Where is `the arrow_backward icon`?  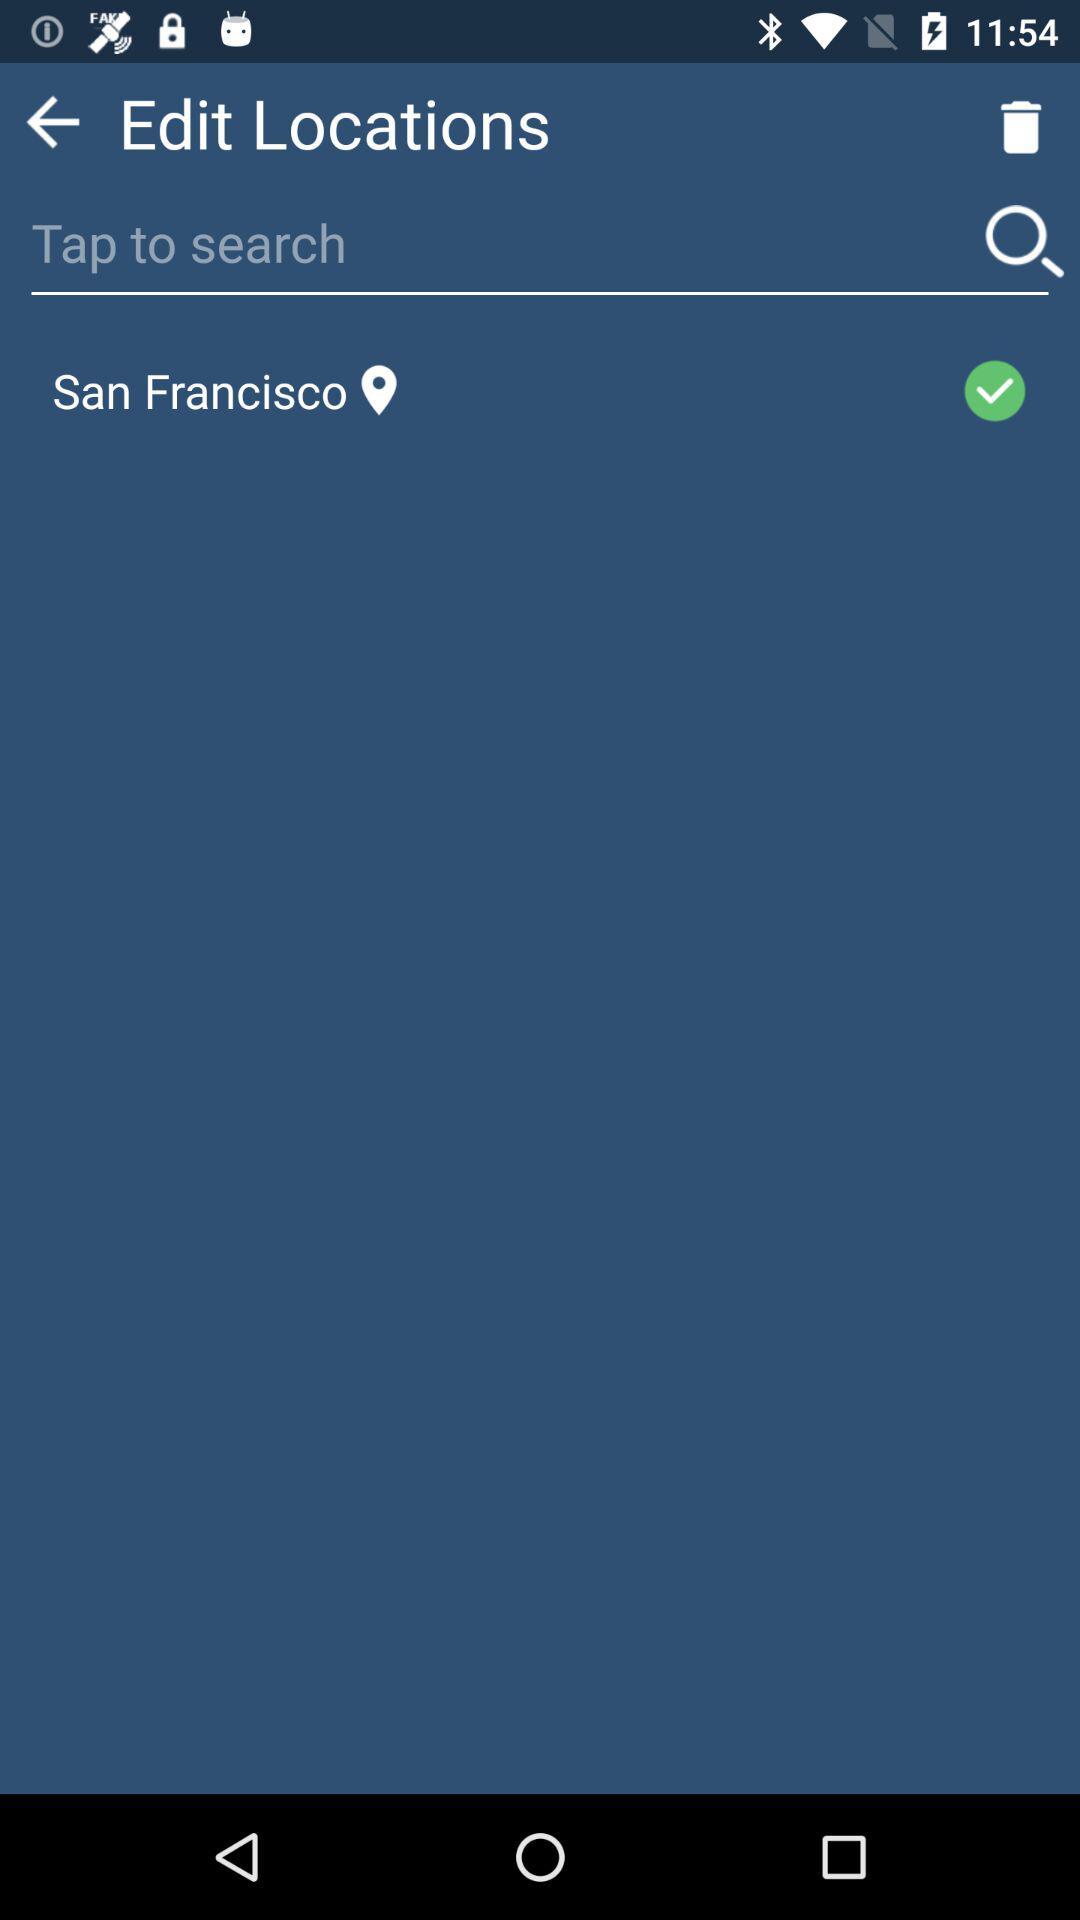 the arrow_backward icon is located at coordinates (51, 120).